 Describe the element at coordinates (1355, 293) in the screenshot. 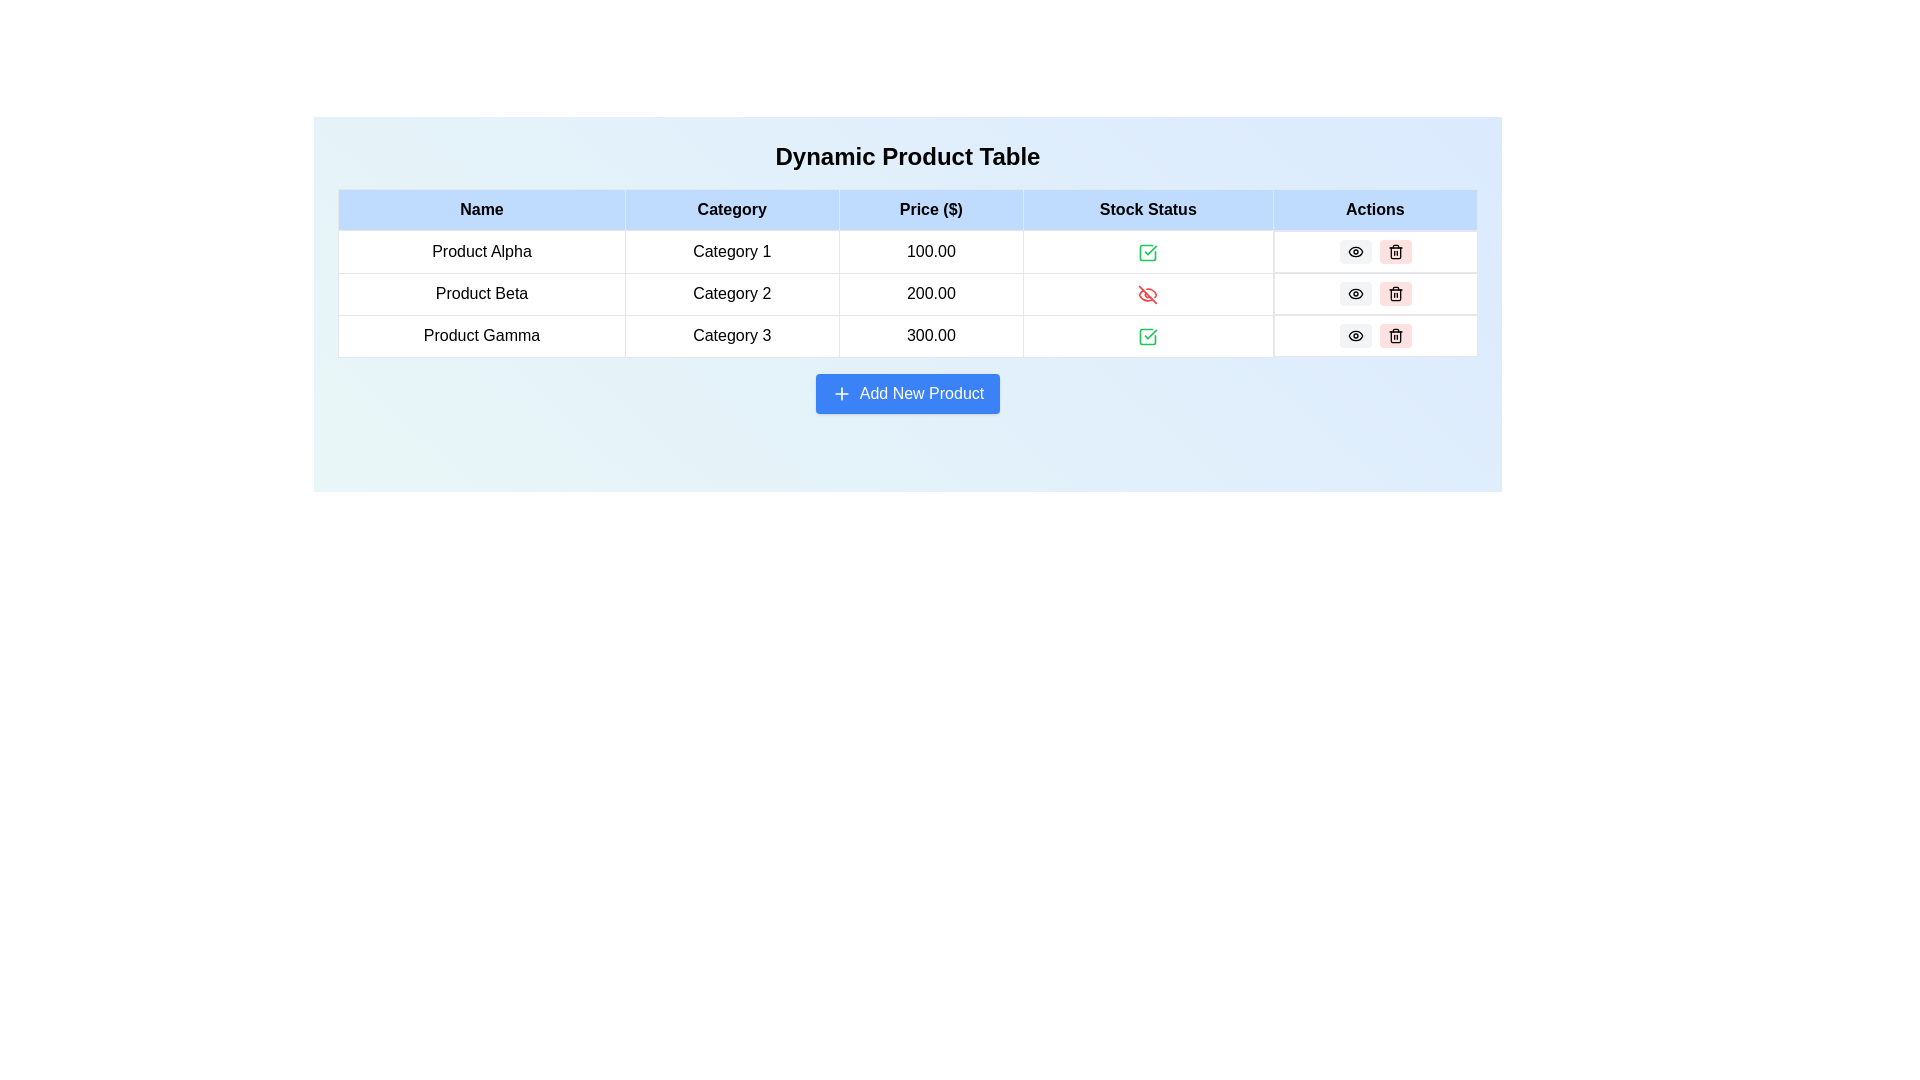

I see `the eye icon button in the 'Actions' column of the second row, which represents the 'view' action for 'Product Beta'` at that location.